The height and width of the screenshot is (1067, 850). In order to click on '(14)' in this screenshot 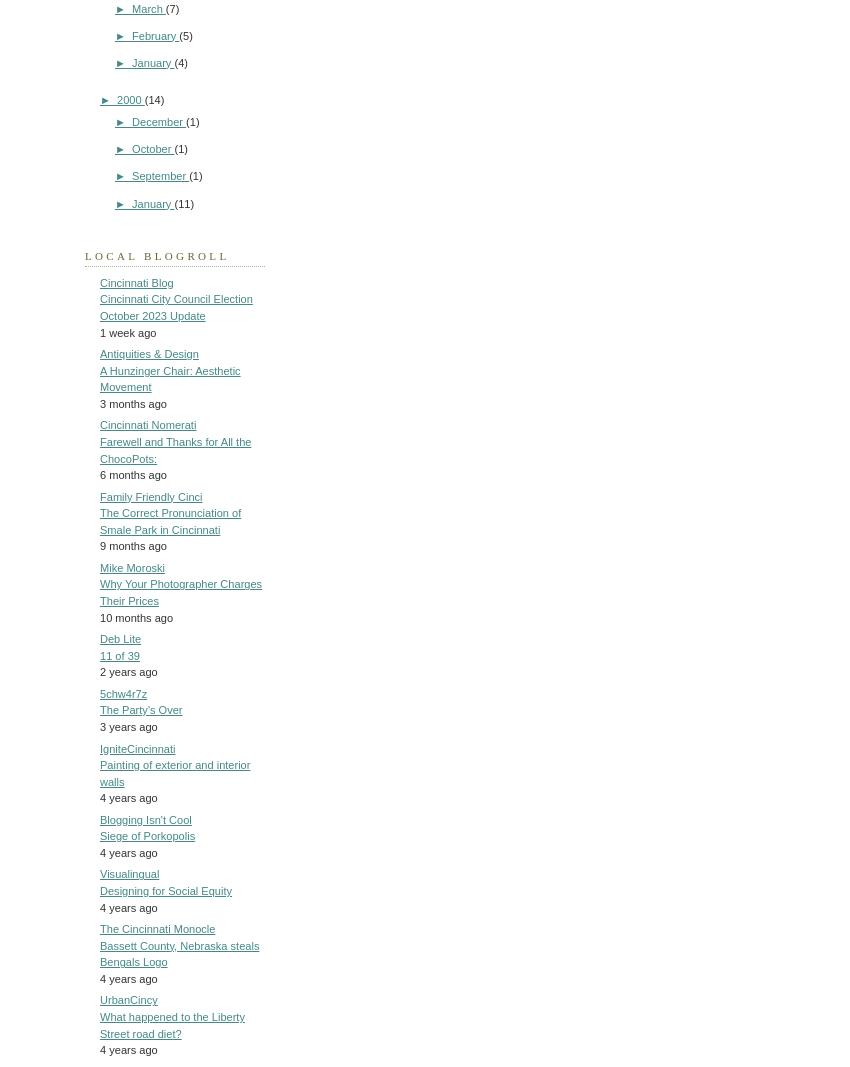, I will do `click(154, 98)`.